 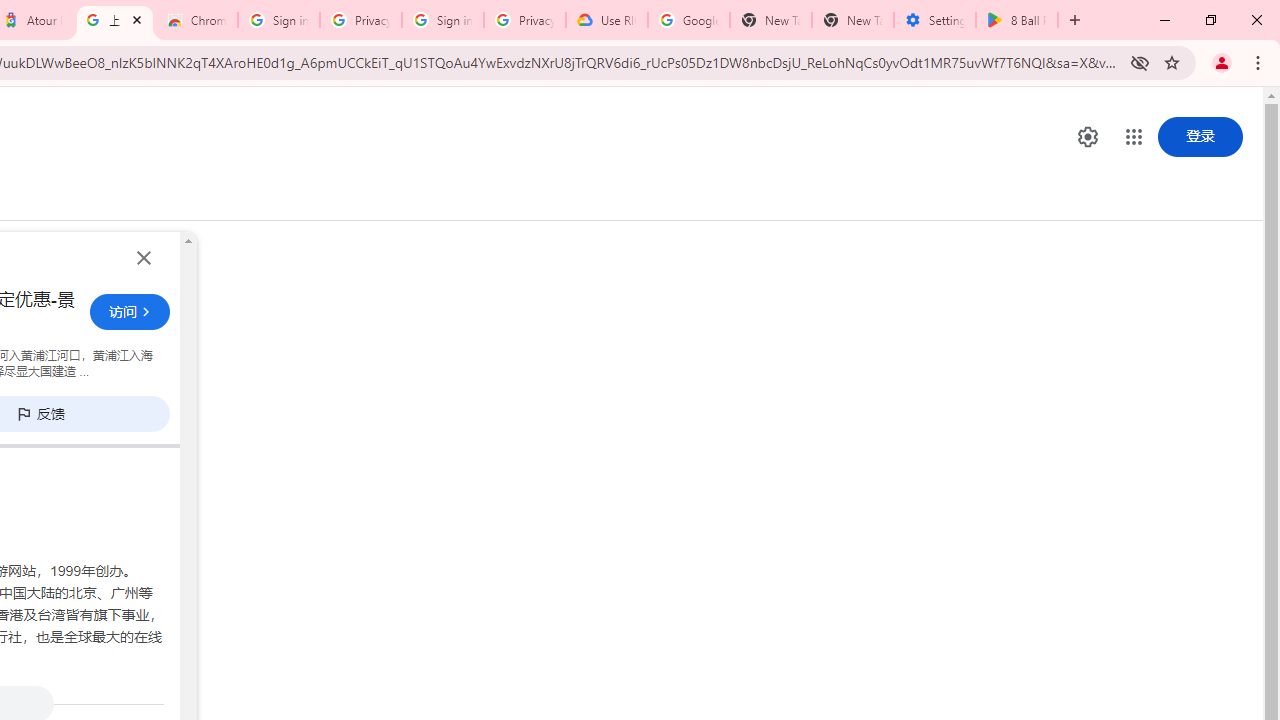 I want to click on 'Chrome Web Store - Color themes by Chrome', so click(x=197, y=20).